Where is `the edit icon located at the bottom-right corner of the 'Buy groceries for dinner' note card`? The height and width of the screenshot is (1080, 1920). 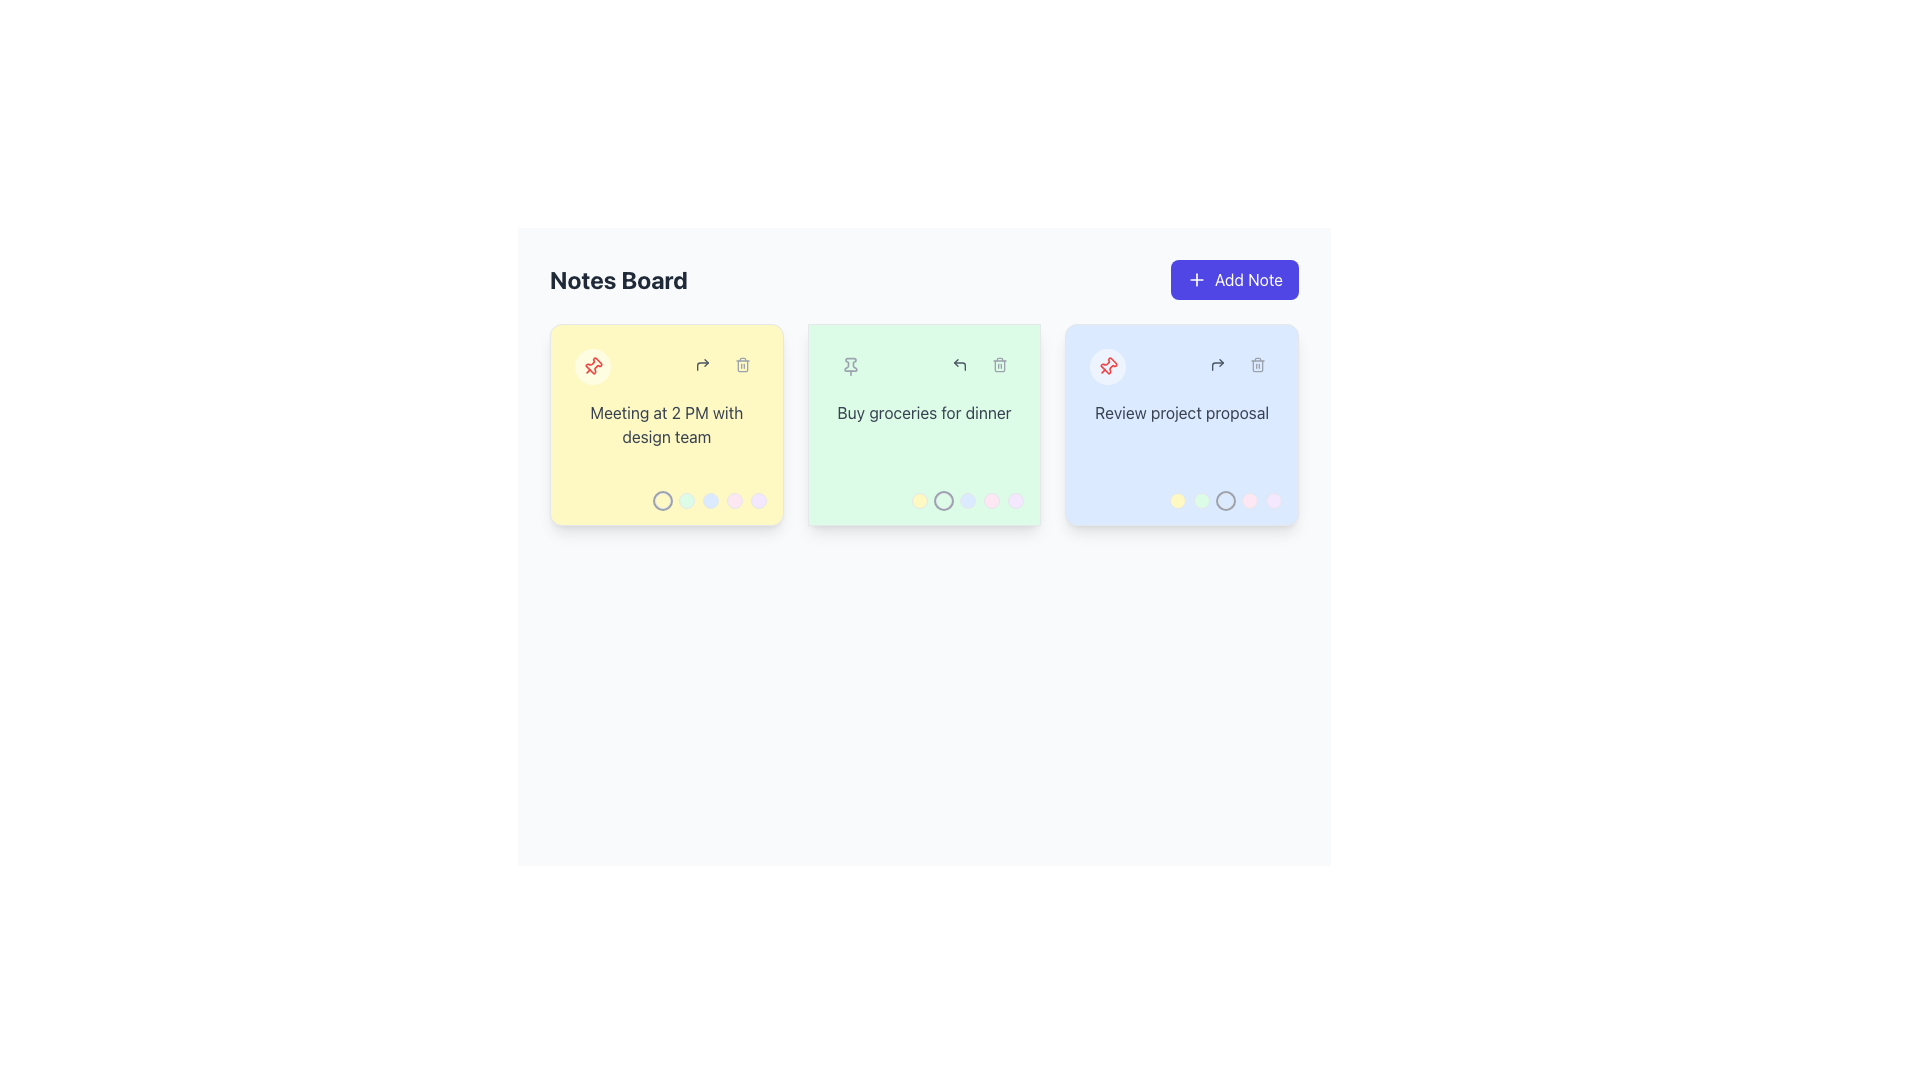 the edit icon located at the bottom-right corner of the 'Buy groceries for dinner' note card is located at coordinates (1008, 415).